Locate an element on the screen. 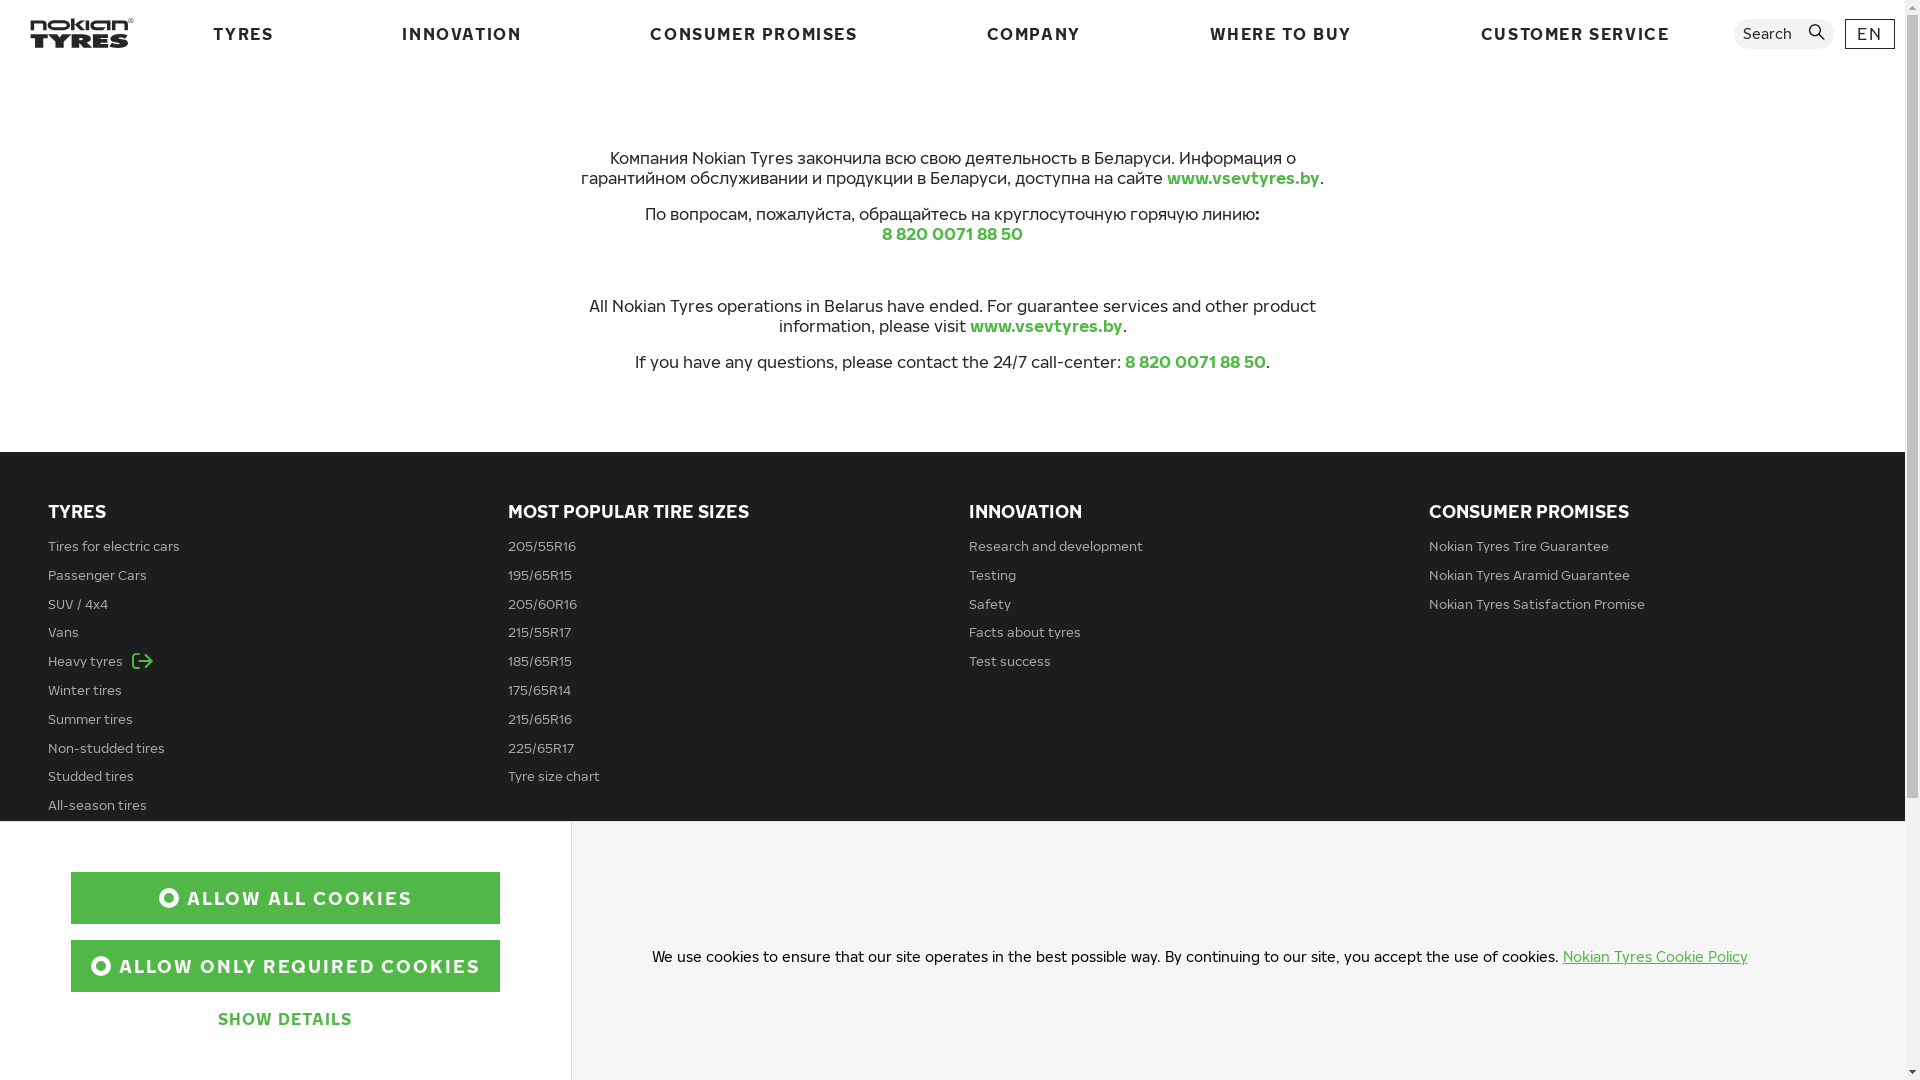  'Vans' is located at coordinates (63, 632).